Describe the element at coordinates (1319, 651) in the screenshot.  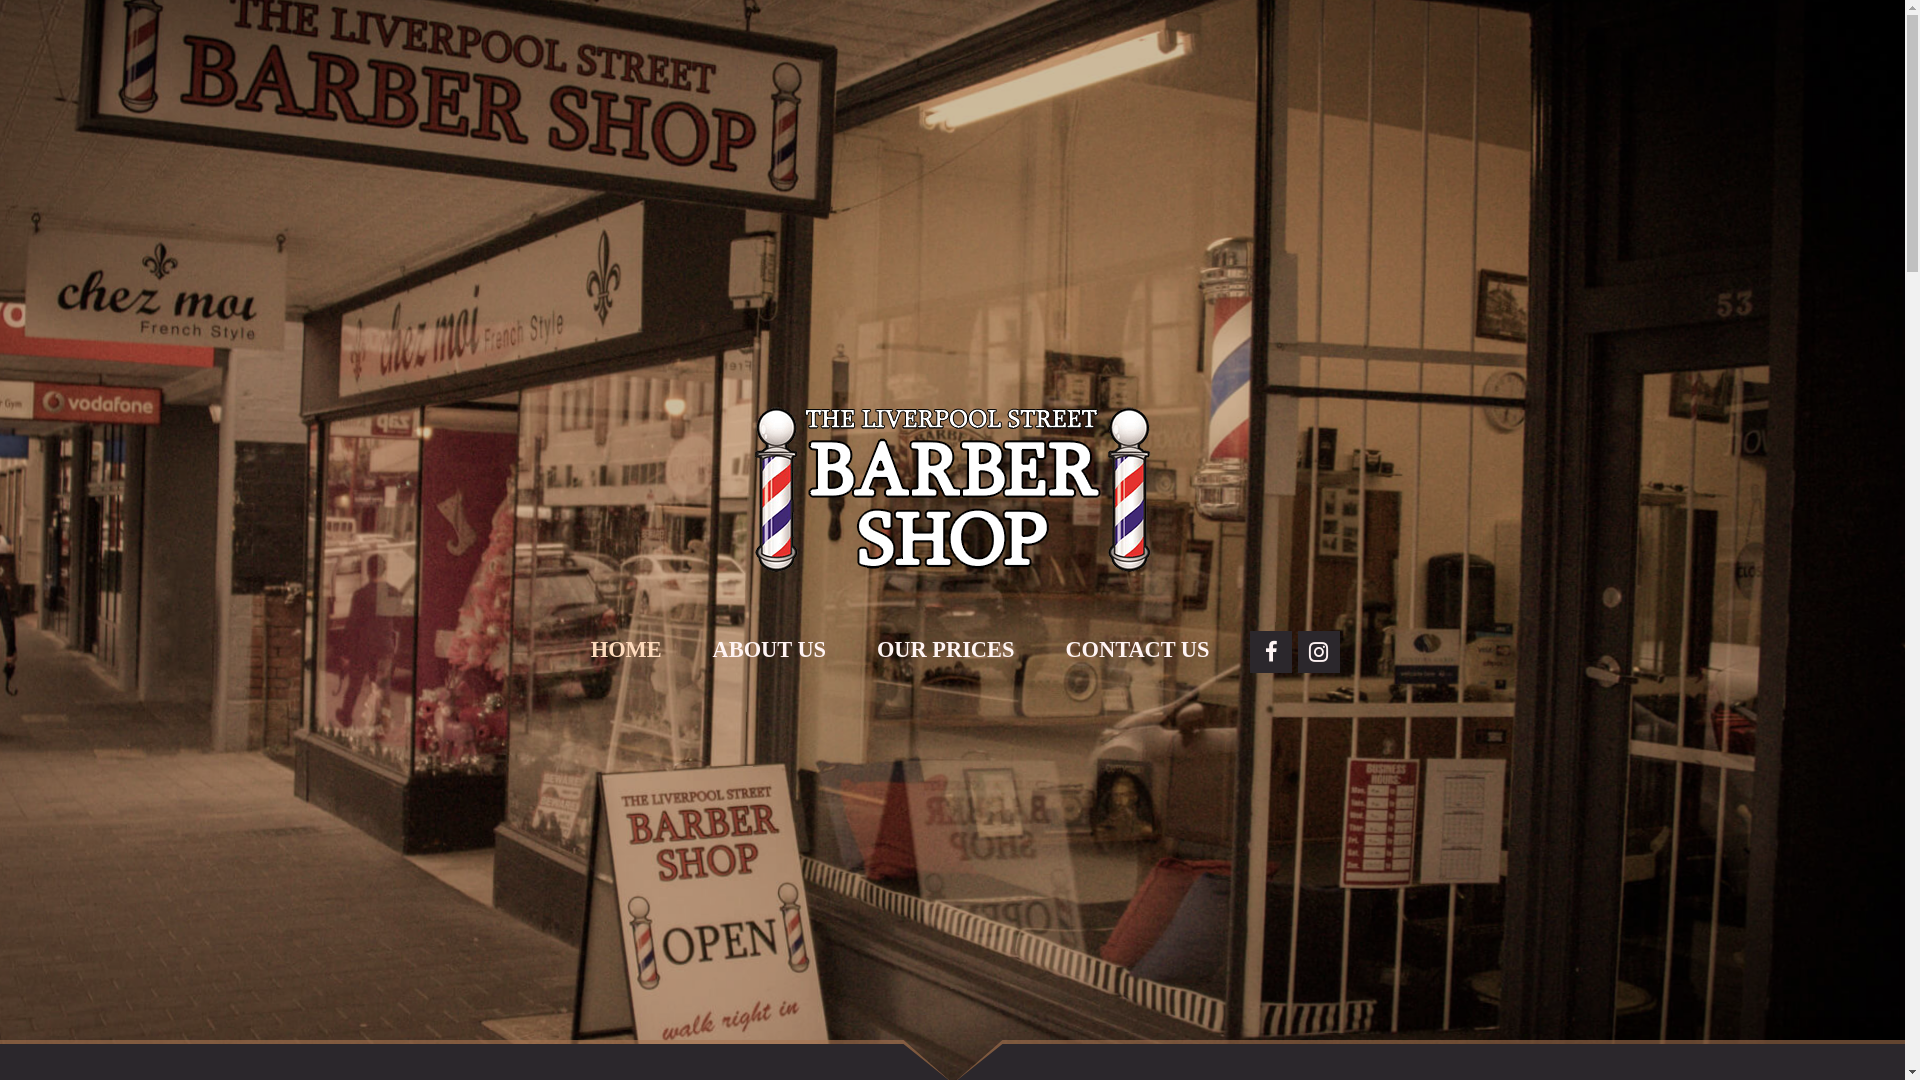
I see `'Instagram'` at that location.